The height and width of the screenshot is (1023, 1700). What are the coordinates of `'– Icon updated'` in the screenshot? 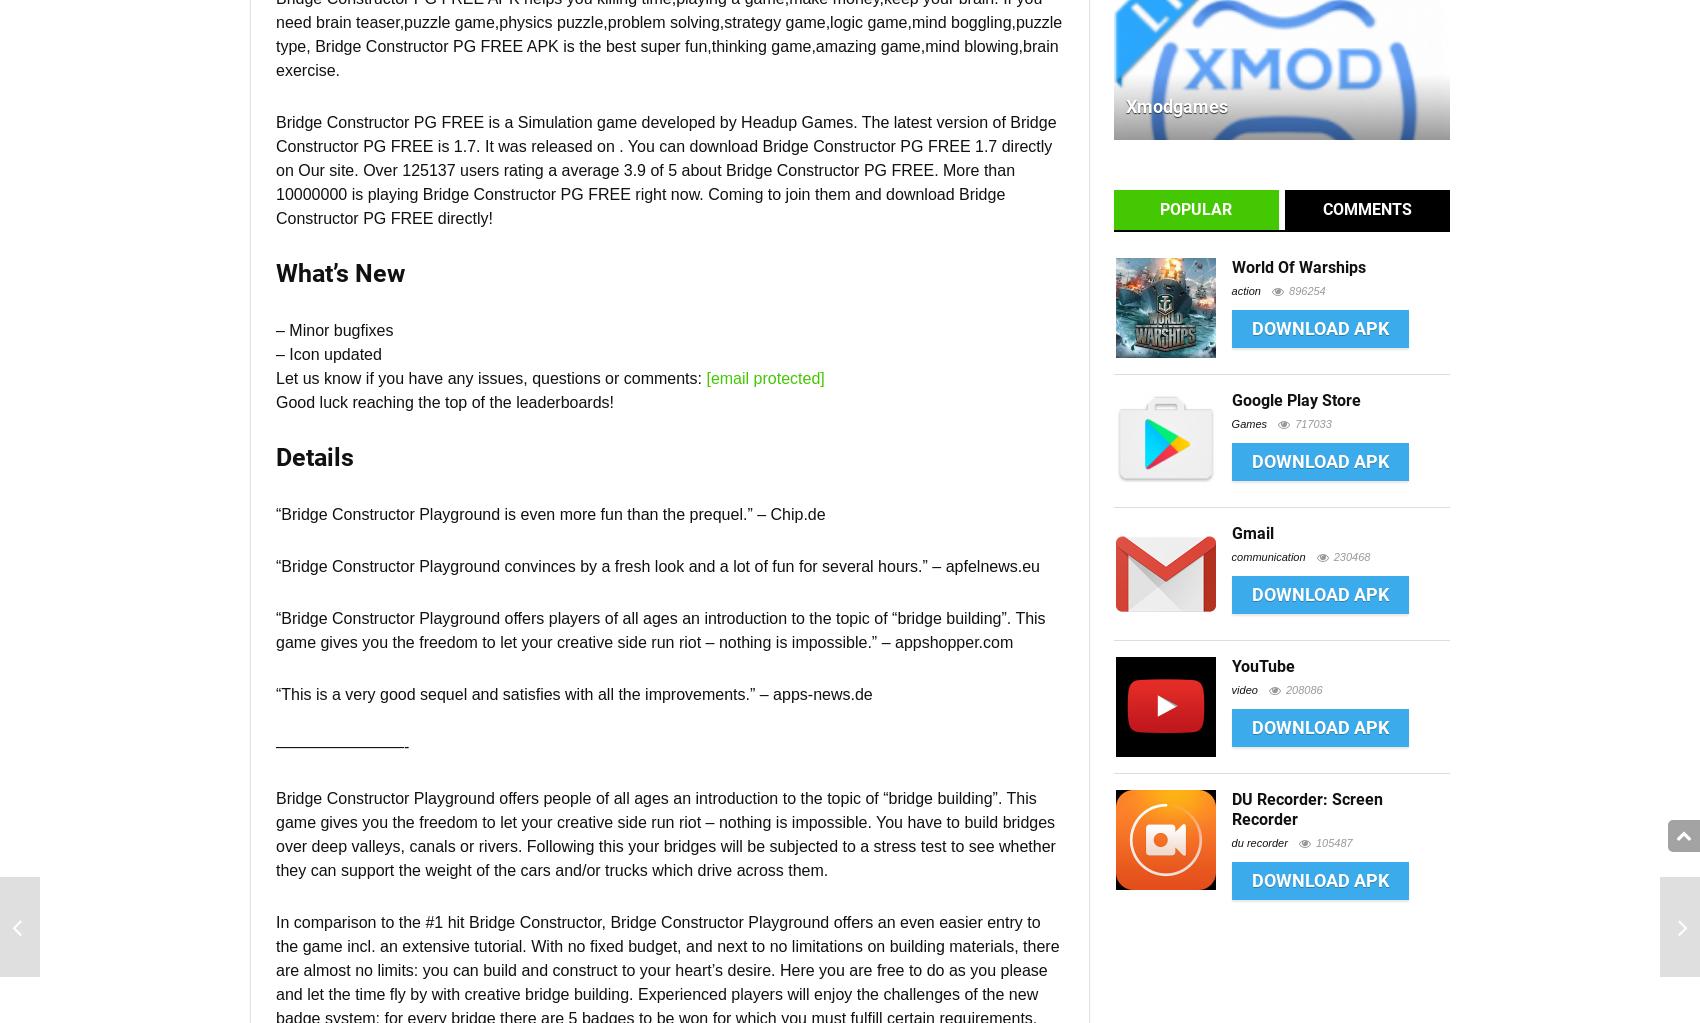 It's located at (327, 354).